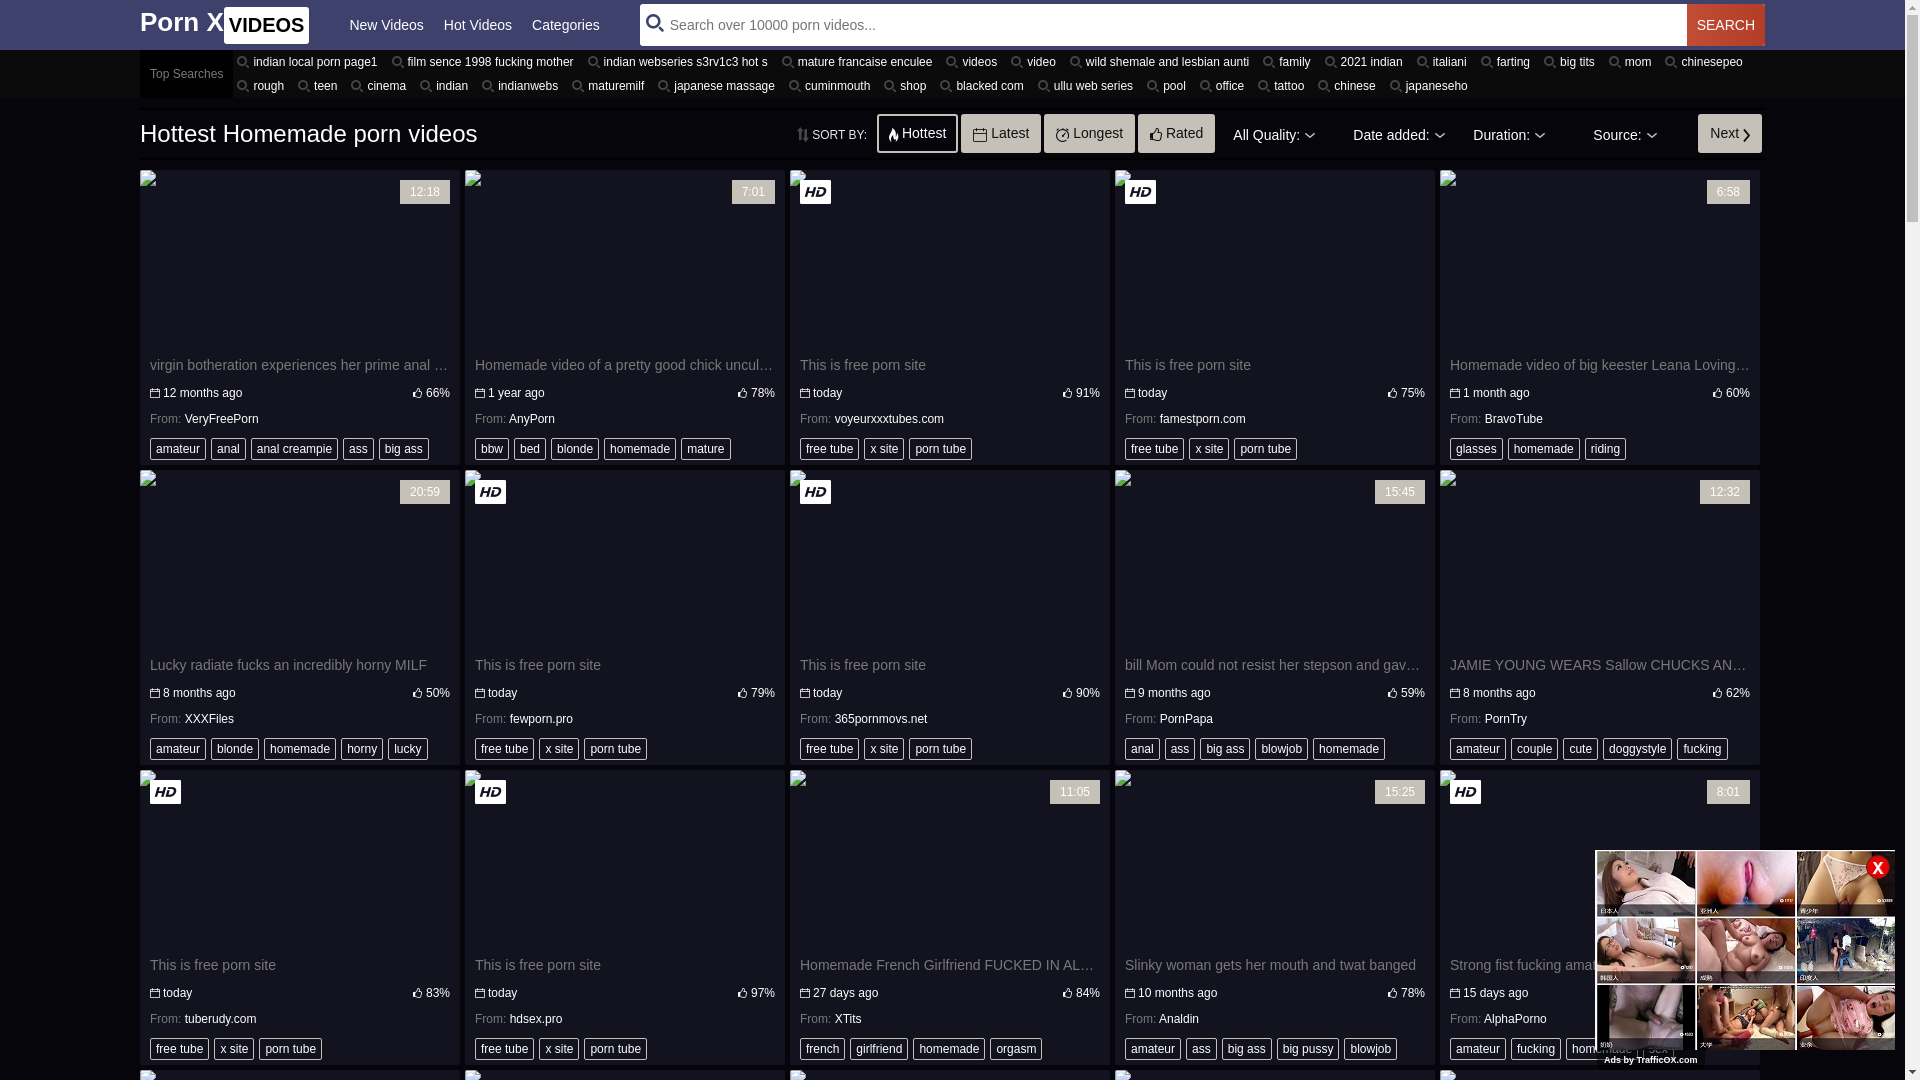  What do you see at coordinates (1506, 717) in the screenshot?
I see `'PornTry'` at bounding box center [1506, 717].